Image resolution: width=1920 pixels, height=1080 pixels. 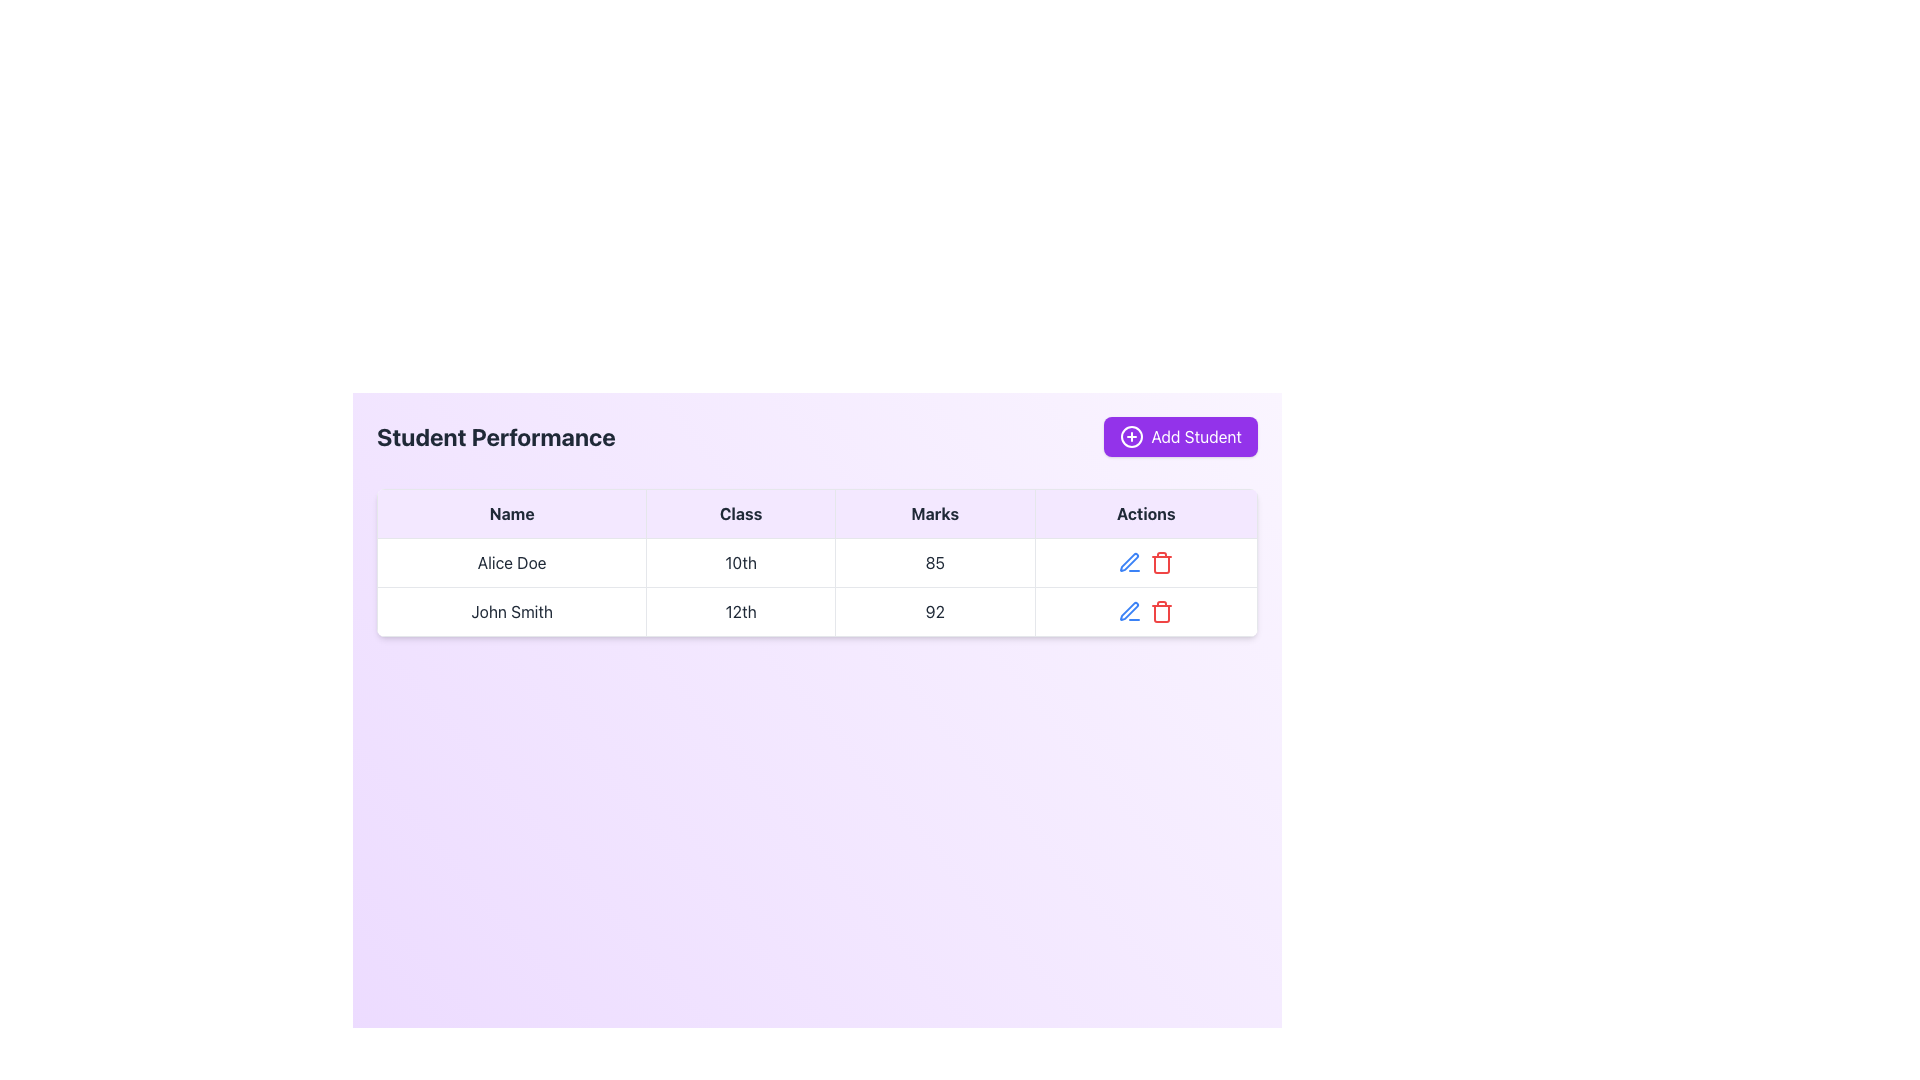 What do you see at coordinates (1162, 563) in the screenshot?
I see `the delete icon button located in the 'Actions' column of the second row of the data table` at bounding box center [1162, 563].